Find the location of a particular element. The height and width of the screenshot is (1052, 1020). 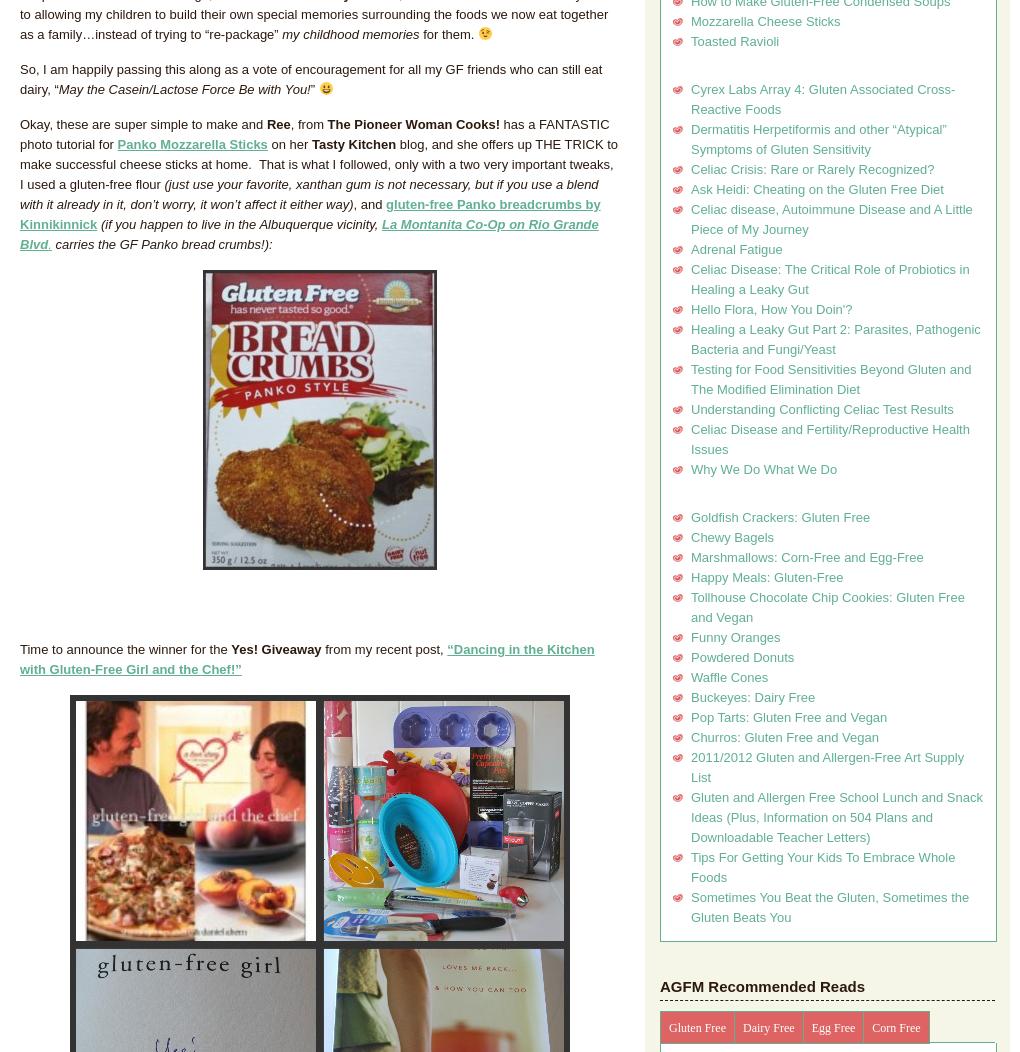

'Happy Meals: Gluten-Free' is located at coordinates (766, 576).